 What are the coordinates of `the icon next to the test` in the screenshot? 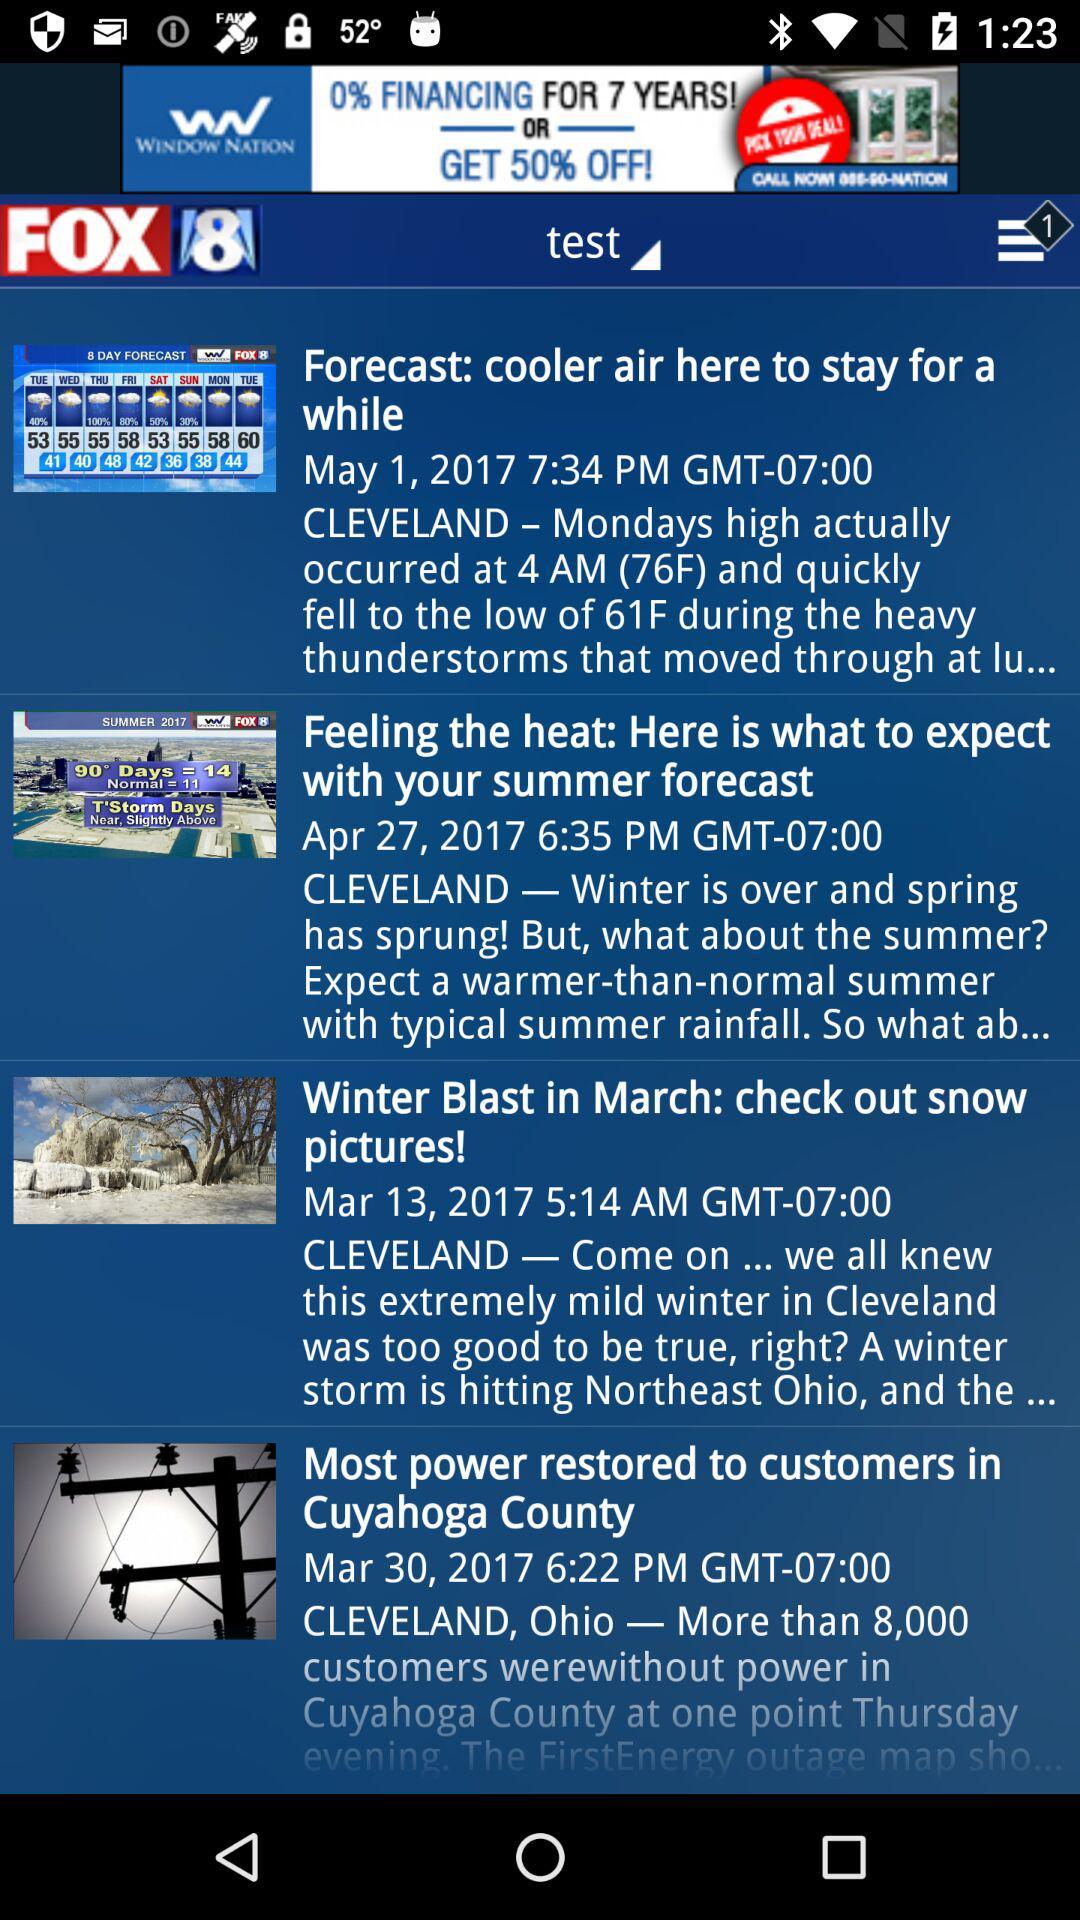 It's located at (131, 240).